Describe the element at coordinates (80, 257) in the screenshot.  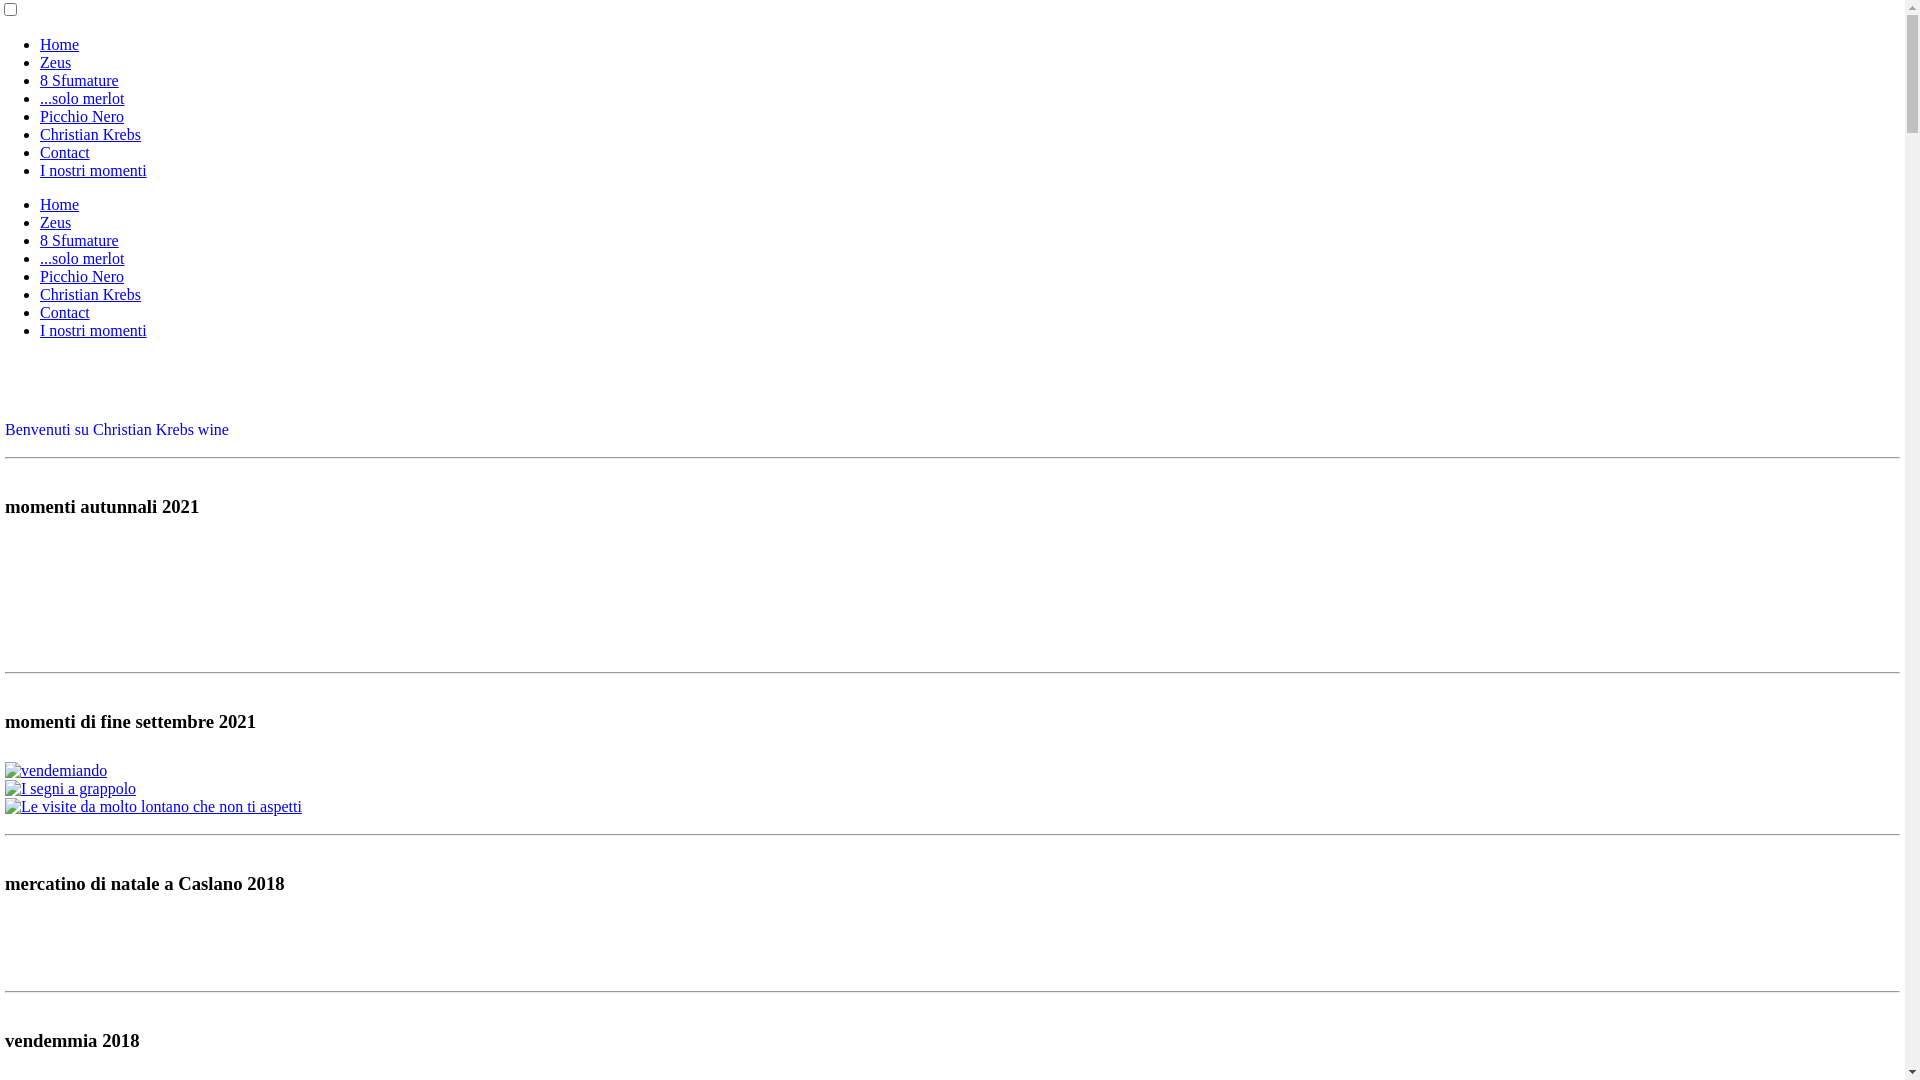
I see `'...solo merlot'` at that location.